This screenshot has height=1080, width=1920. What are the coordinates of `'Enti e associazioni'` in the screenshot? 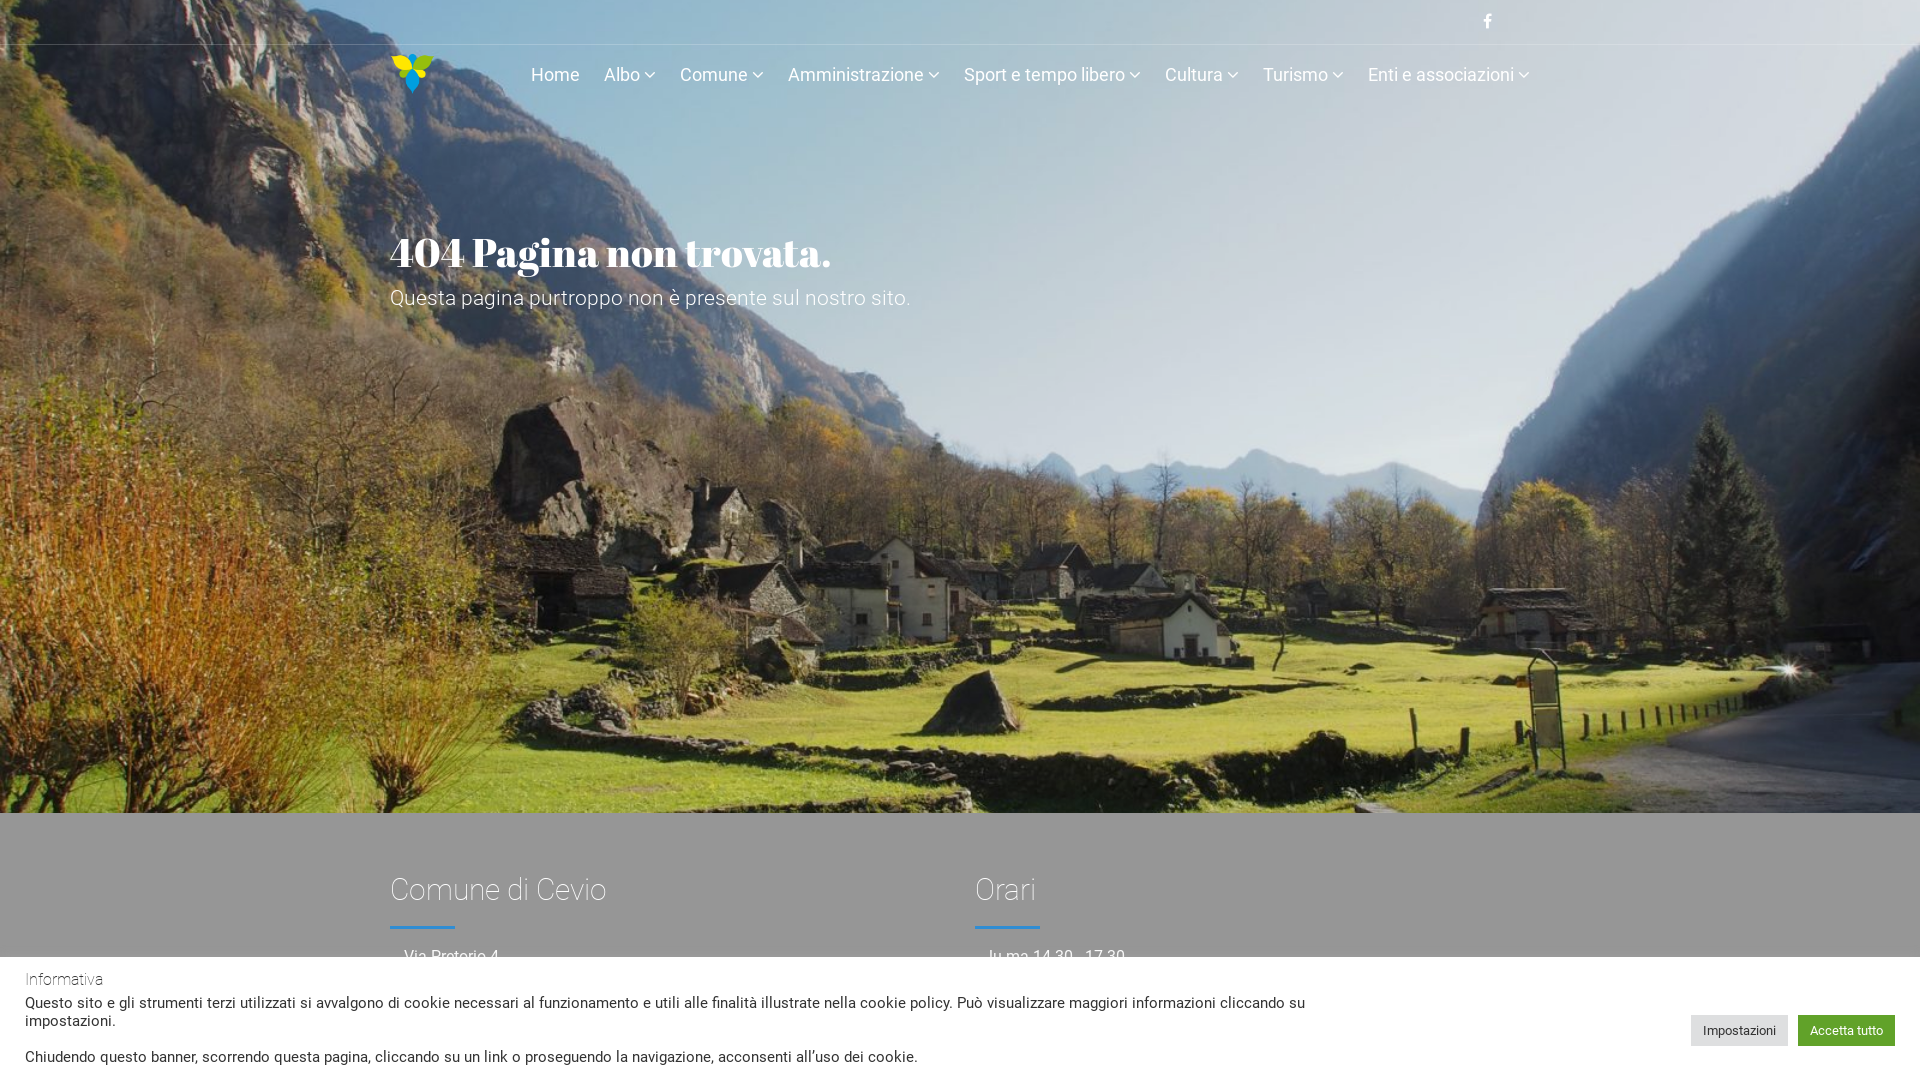 It's located at (1367, 77).